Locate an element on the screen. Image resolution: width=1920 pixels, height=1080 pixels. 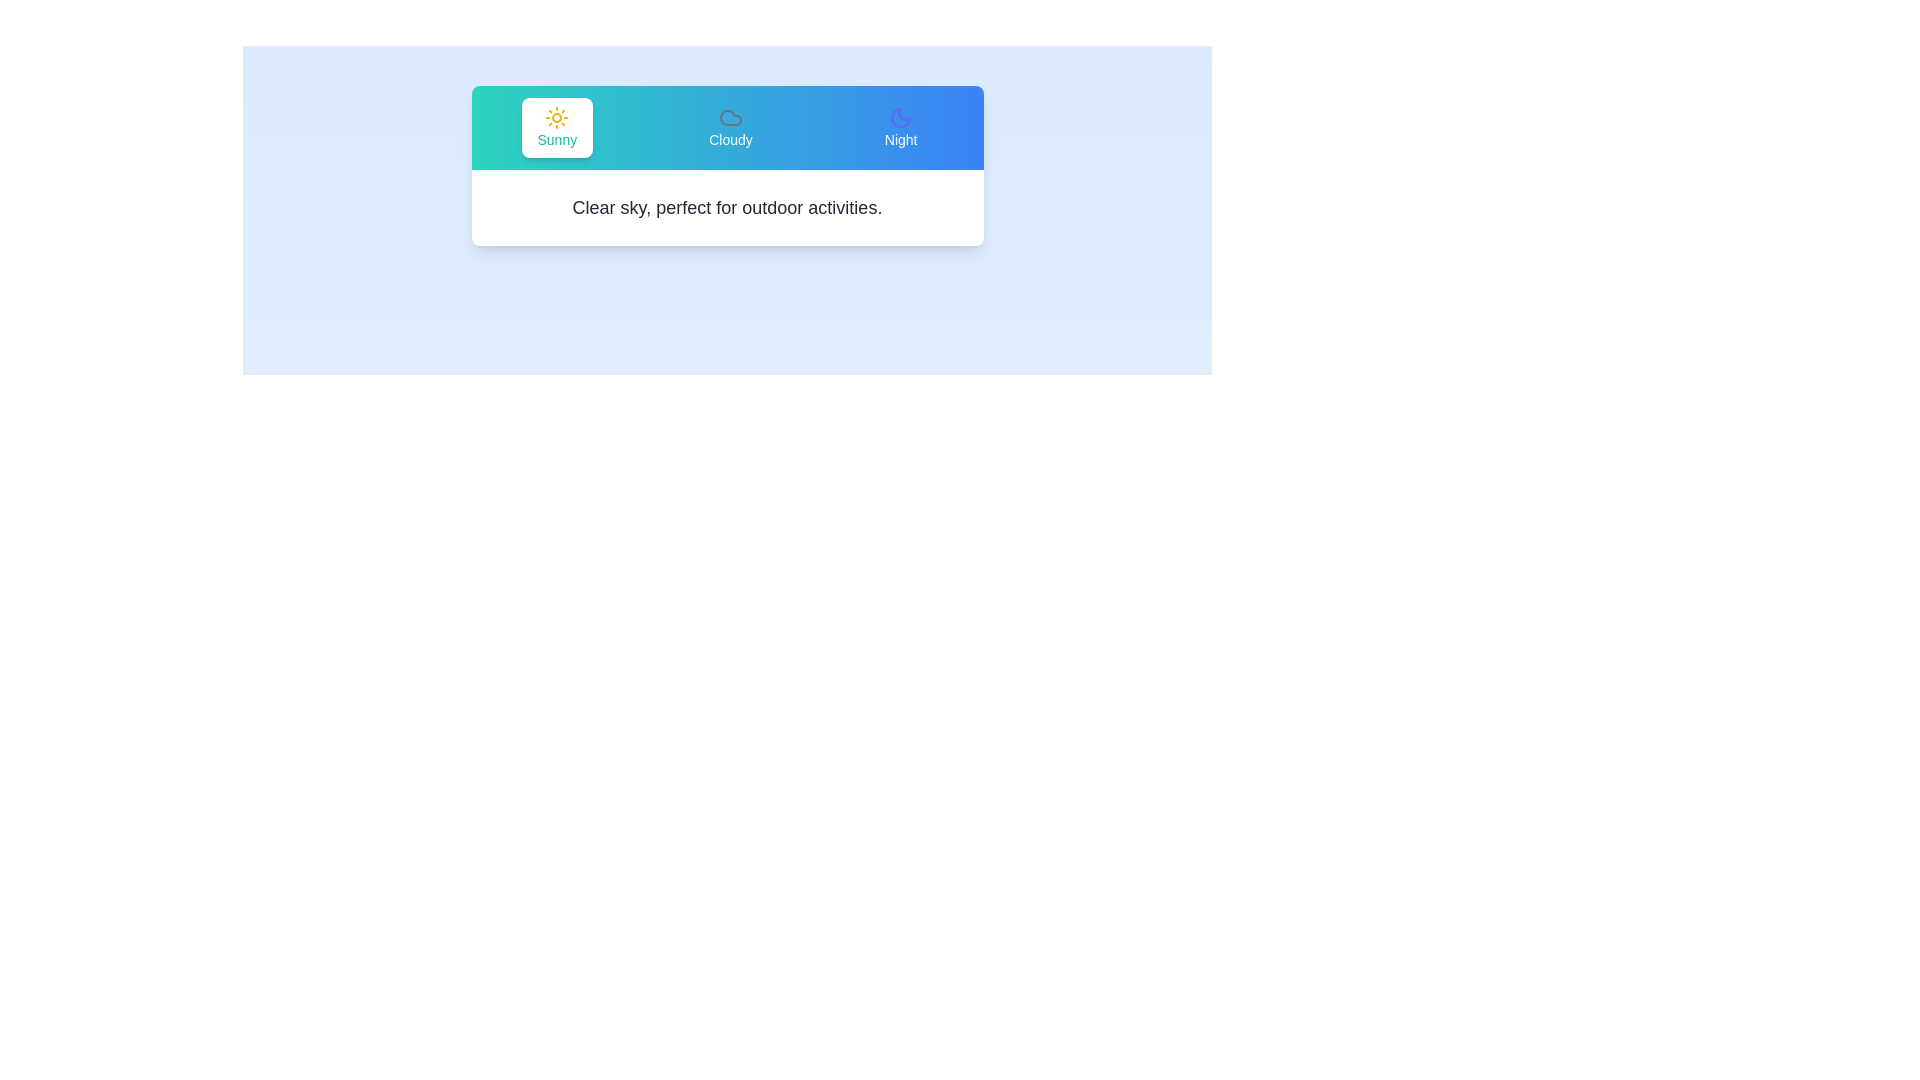
the weather tab corresponding to Sunny is located at coordinates (556, 127).